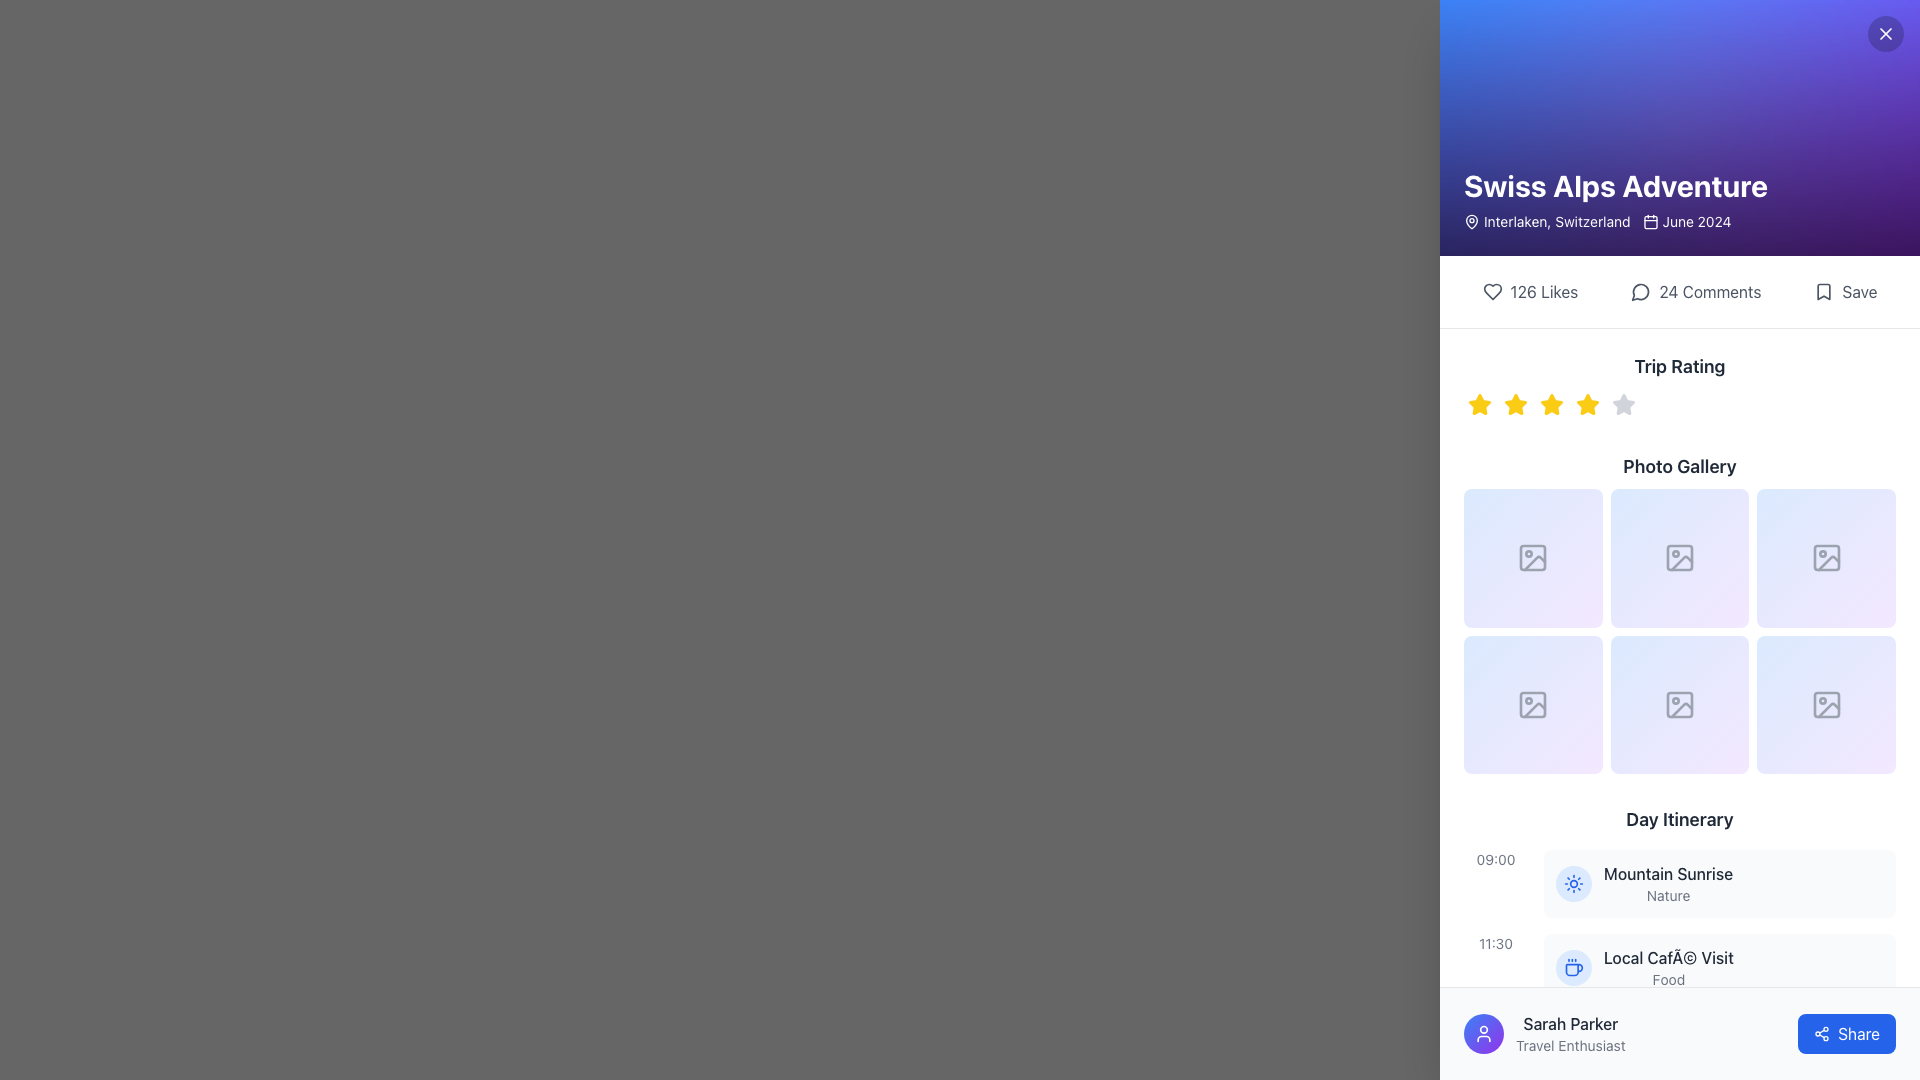 This screenshot has width=1920, height=1080. I want to click on displayed date text associated with the event titled 'Swiss Alps Adventure', located beneath its header in the upper right area of the interface, so click(1686, 222).